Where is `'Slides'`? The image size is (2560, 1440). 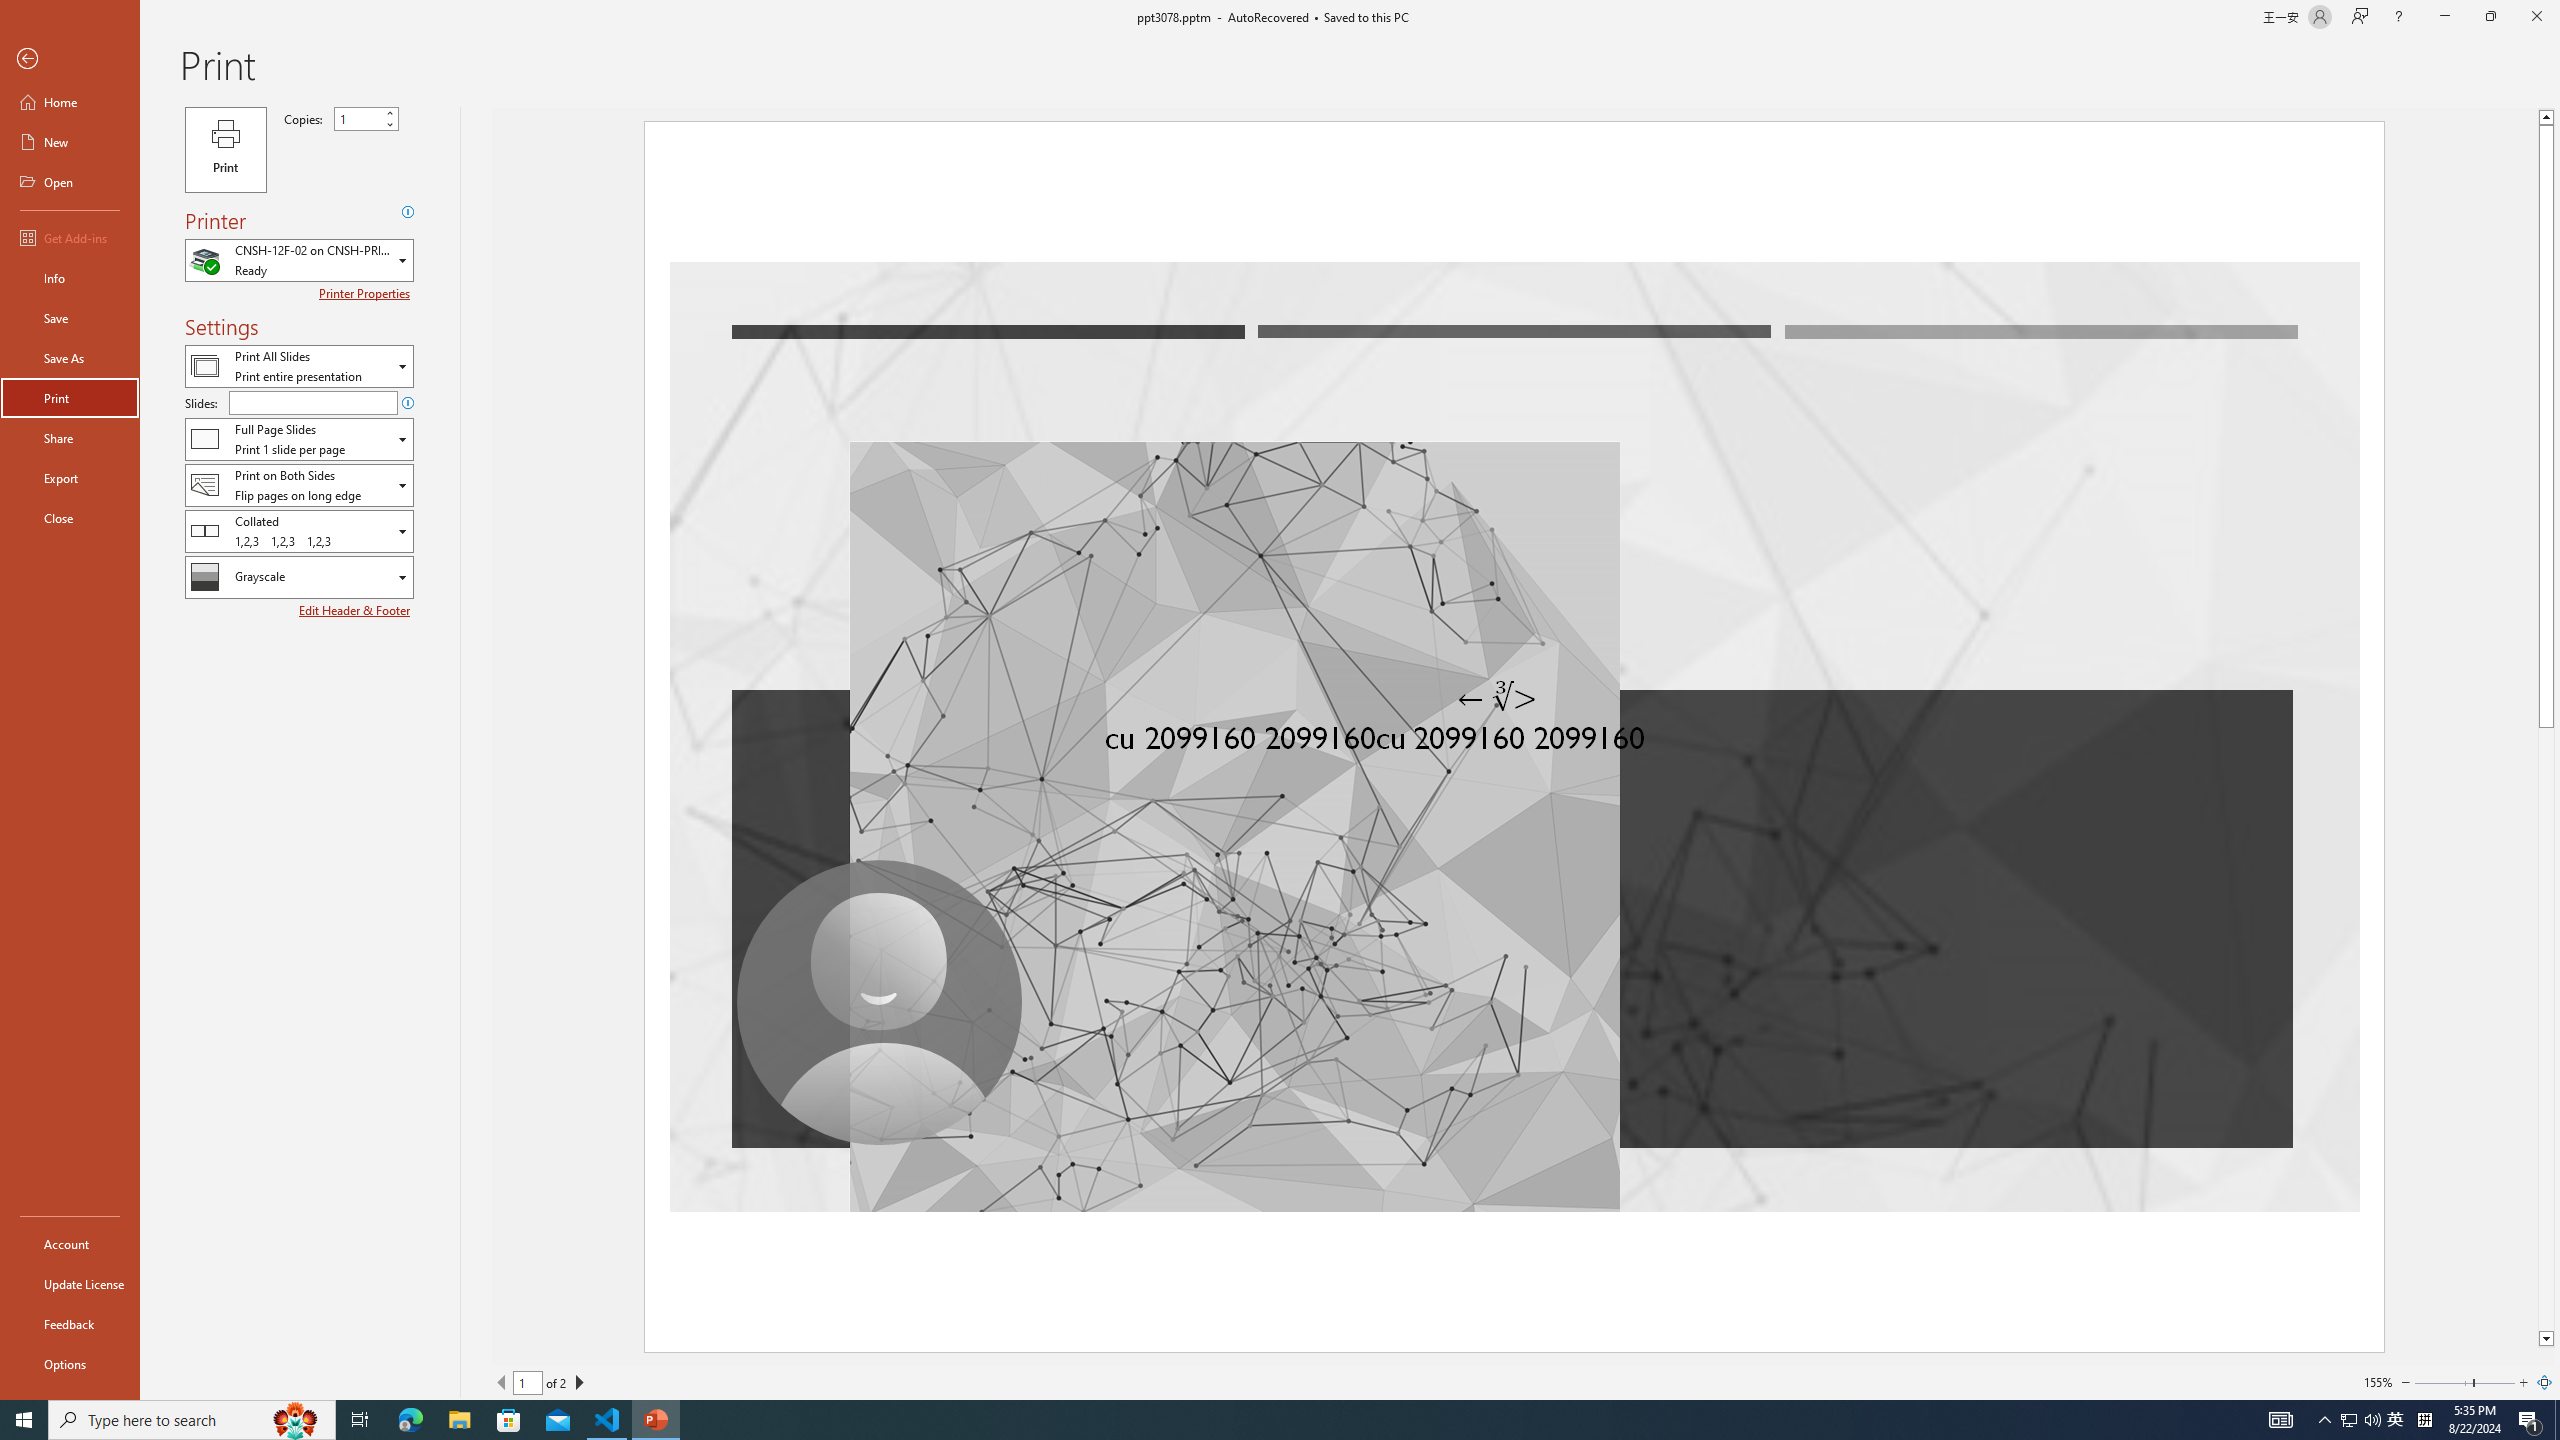 'Slides' is located at coordinates (313, 402).